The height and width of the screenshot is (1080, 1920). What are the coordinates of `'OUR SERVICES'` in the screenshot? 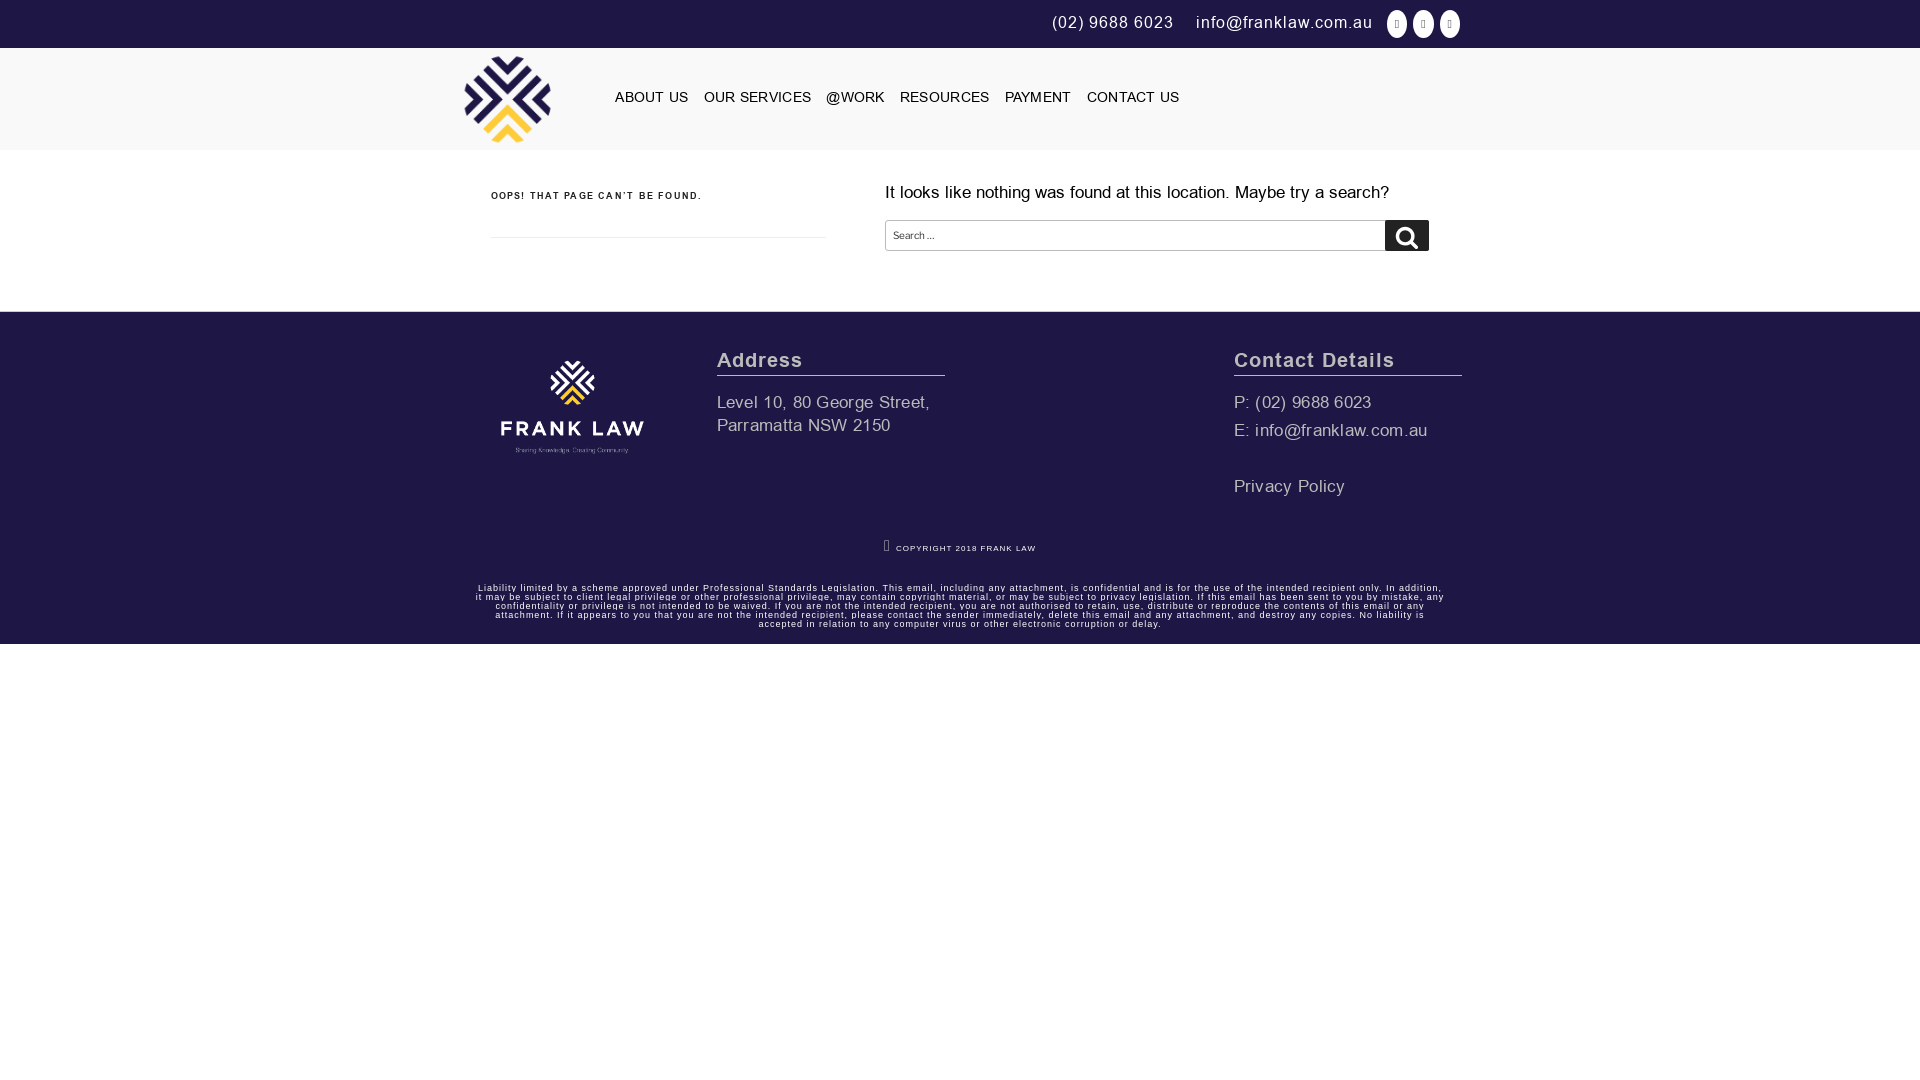 It's located at (757, 98).